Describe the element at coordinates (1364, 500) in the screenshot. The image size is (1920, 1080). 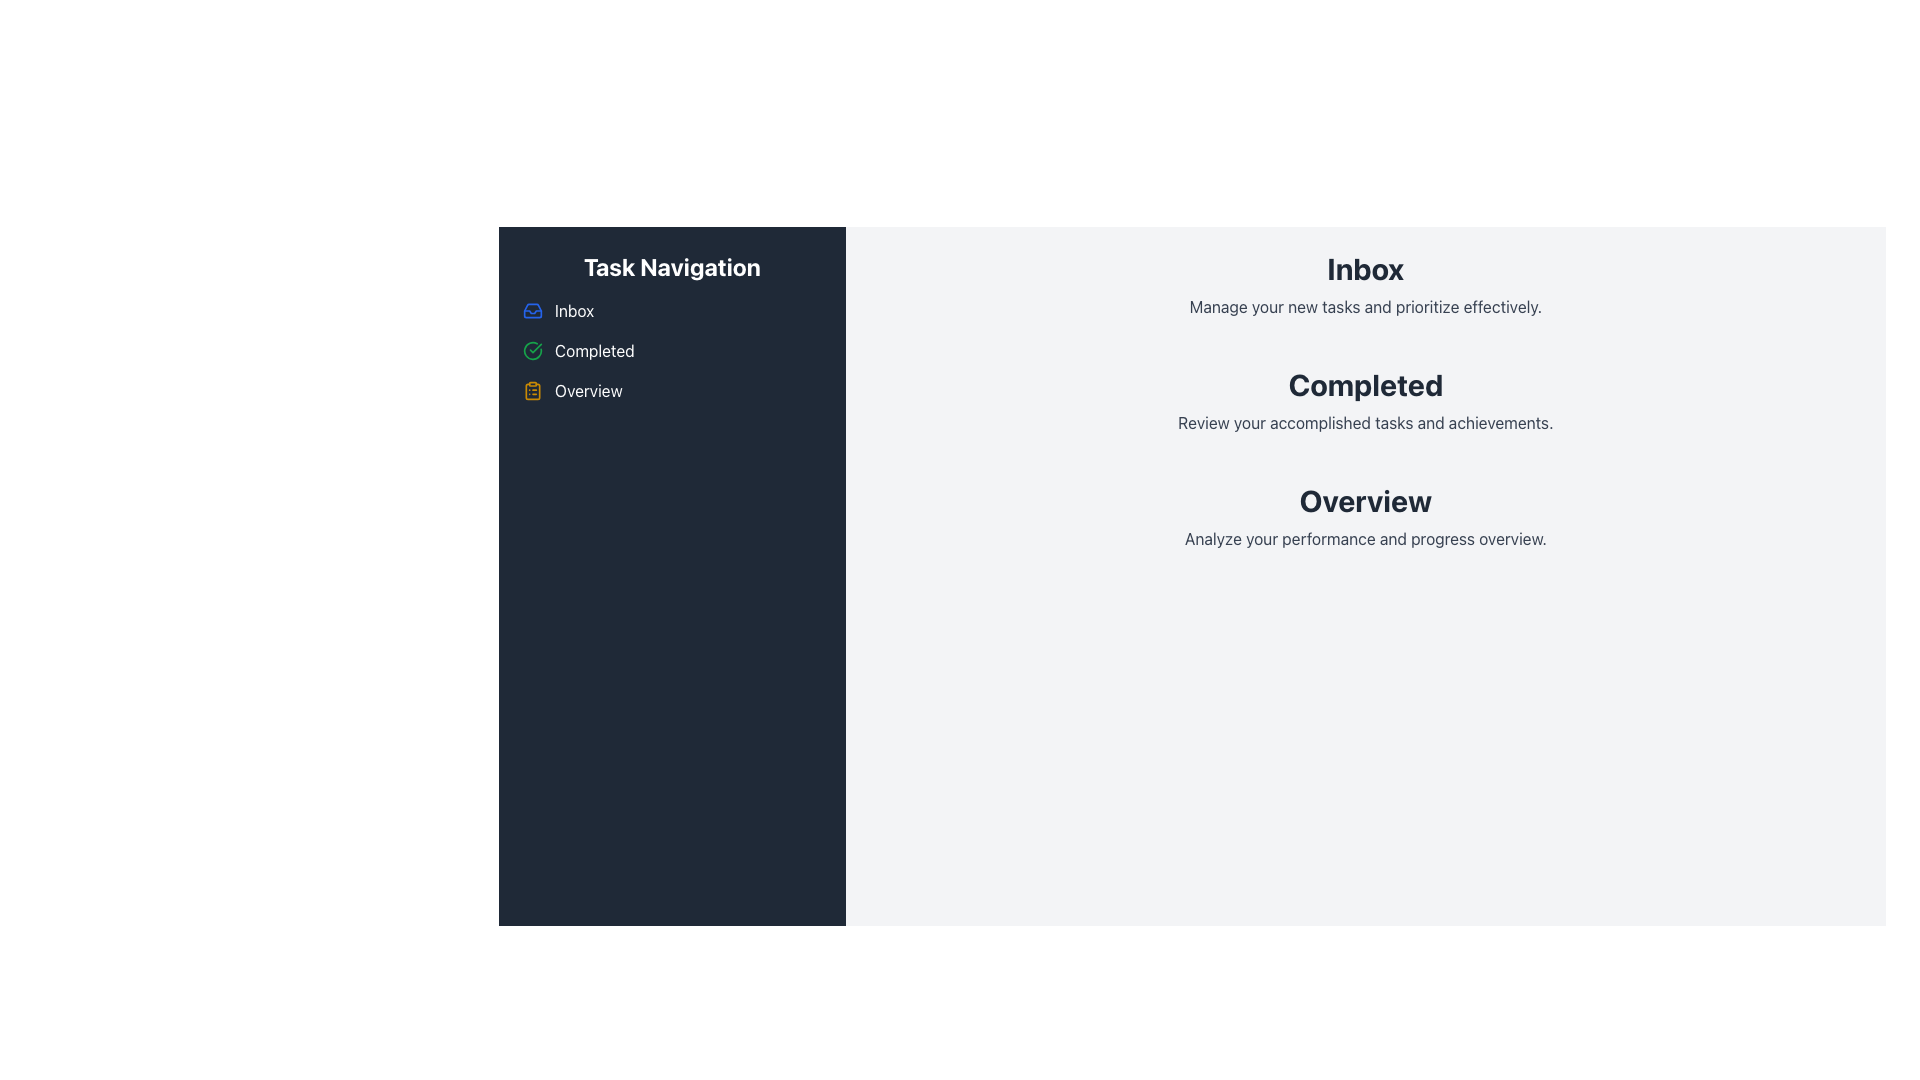
I see `the Text Label that serves as a section title above the overview content, indicating key information or metrics` at that location.